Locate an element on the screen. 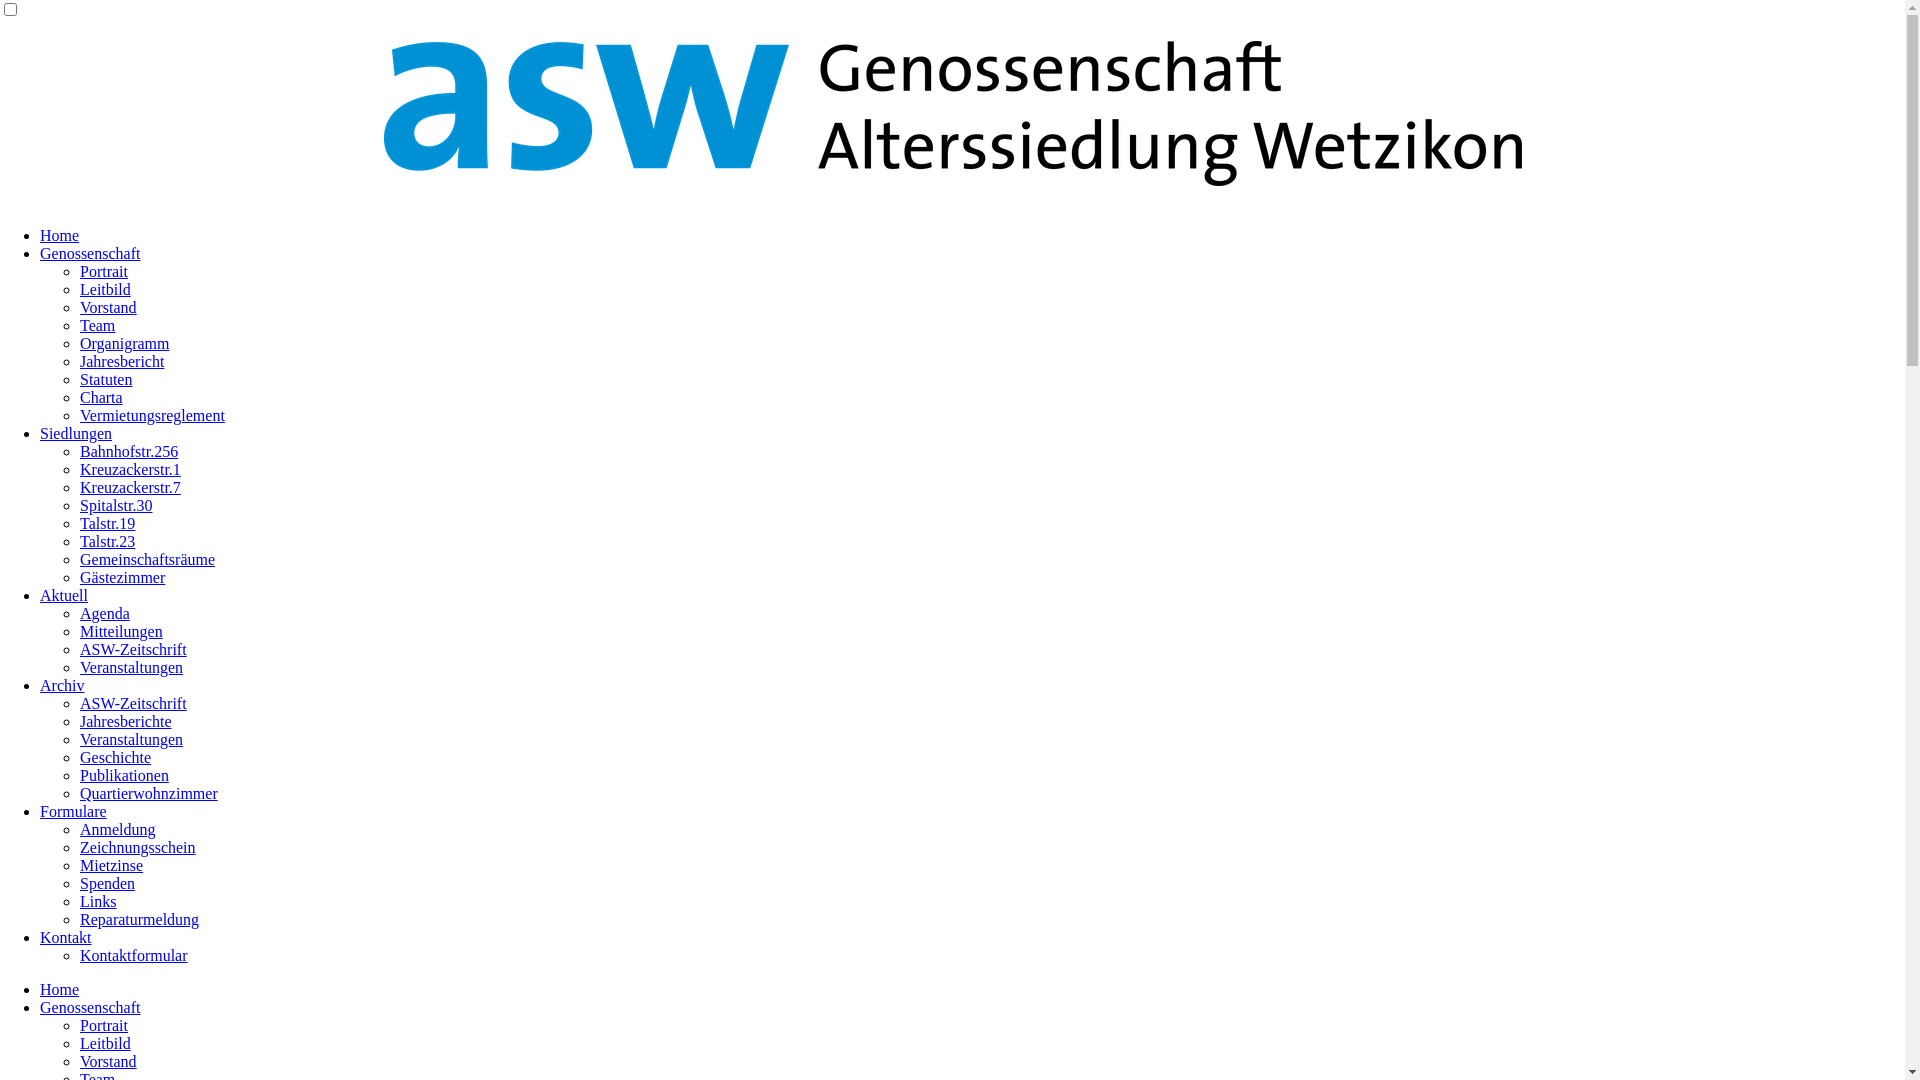 Image resolution: width=1920 pixels, height=1080 pixels. 'Kreuzackerstr.7' is located at coordinates (129, 487).